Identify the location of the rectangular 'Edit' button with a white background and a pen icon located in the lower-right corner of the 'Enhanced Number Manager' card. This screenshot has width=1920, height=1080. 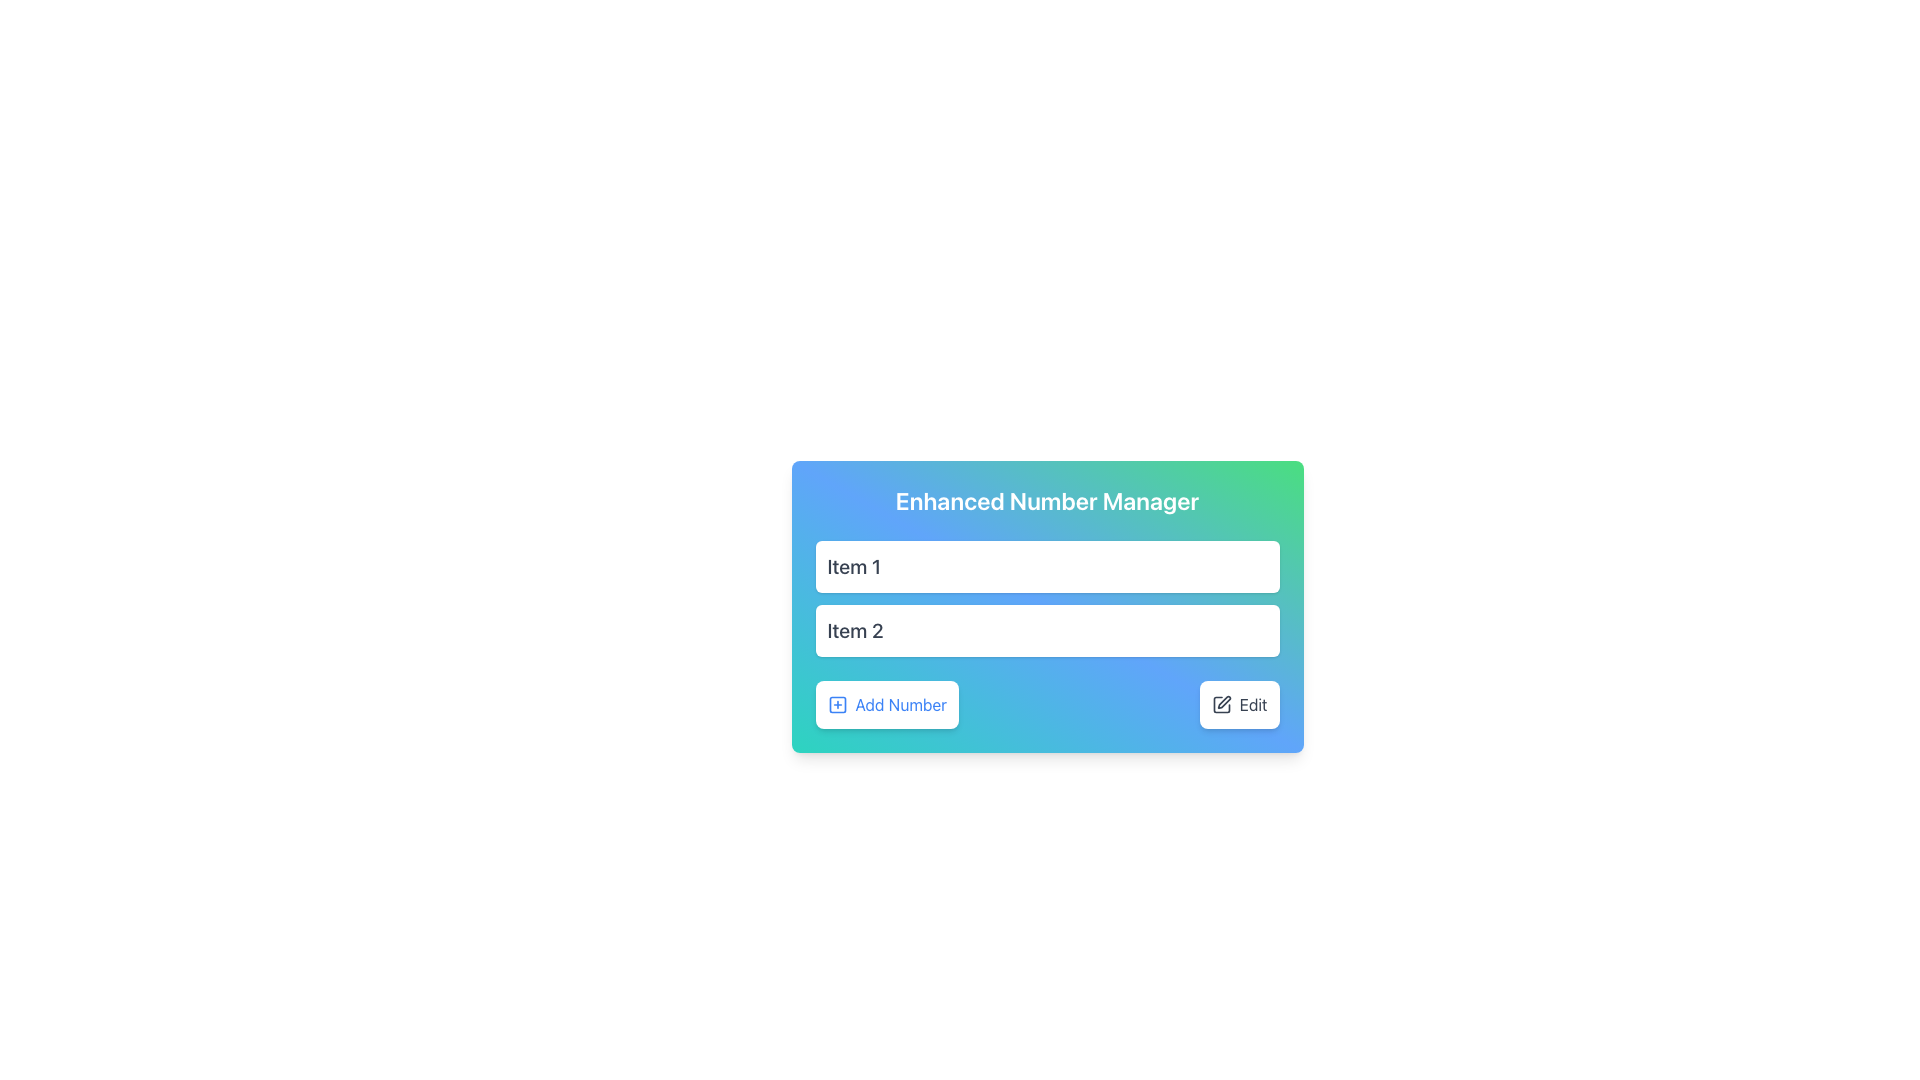
(1238, 704).